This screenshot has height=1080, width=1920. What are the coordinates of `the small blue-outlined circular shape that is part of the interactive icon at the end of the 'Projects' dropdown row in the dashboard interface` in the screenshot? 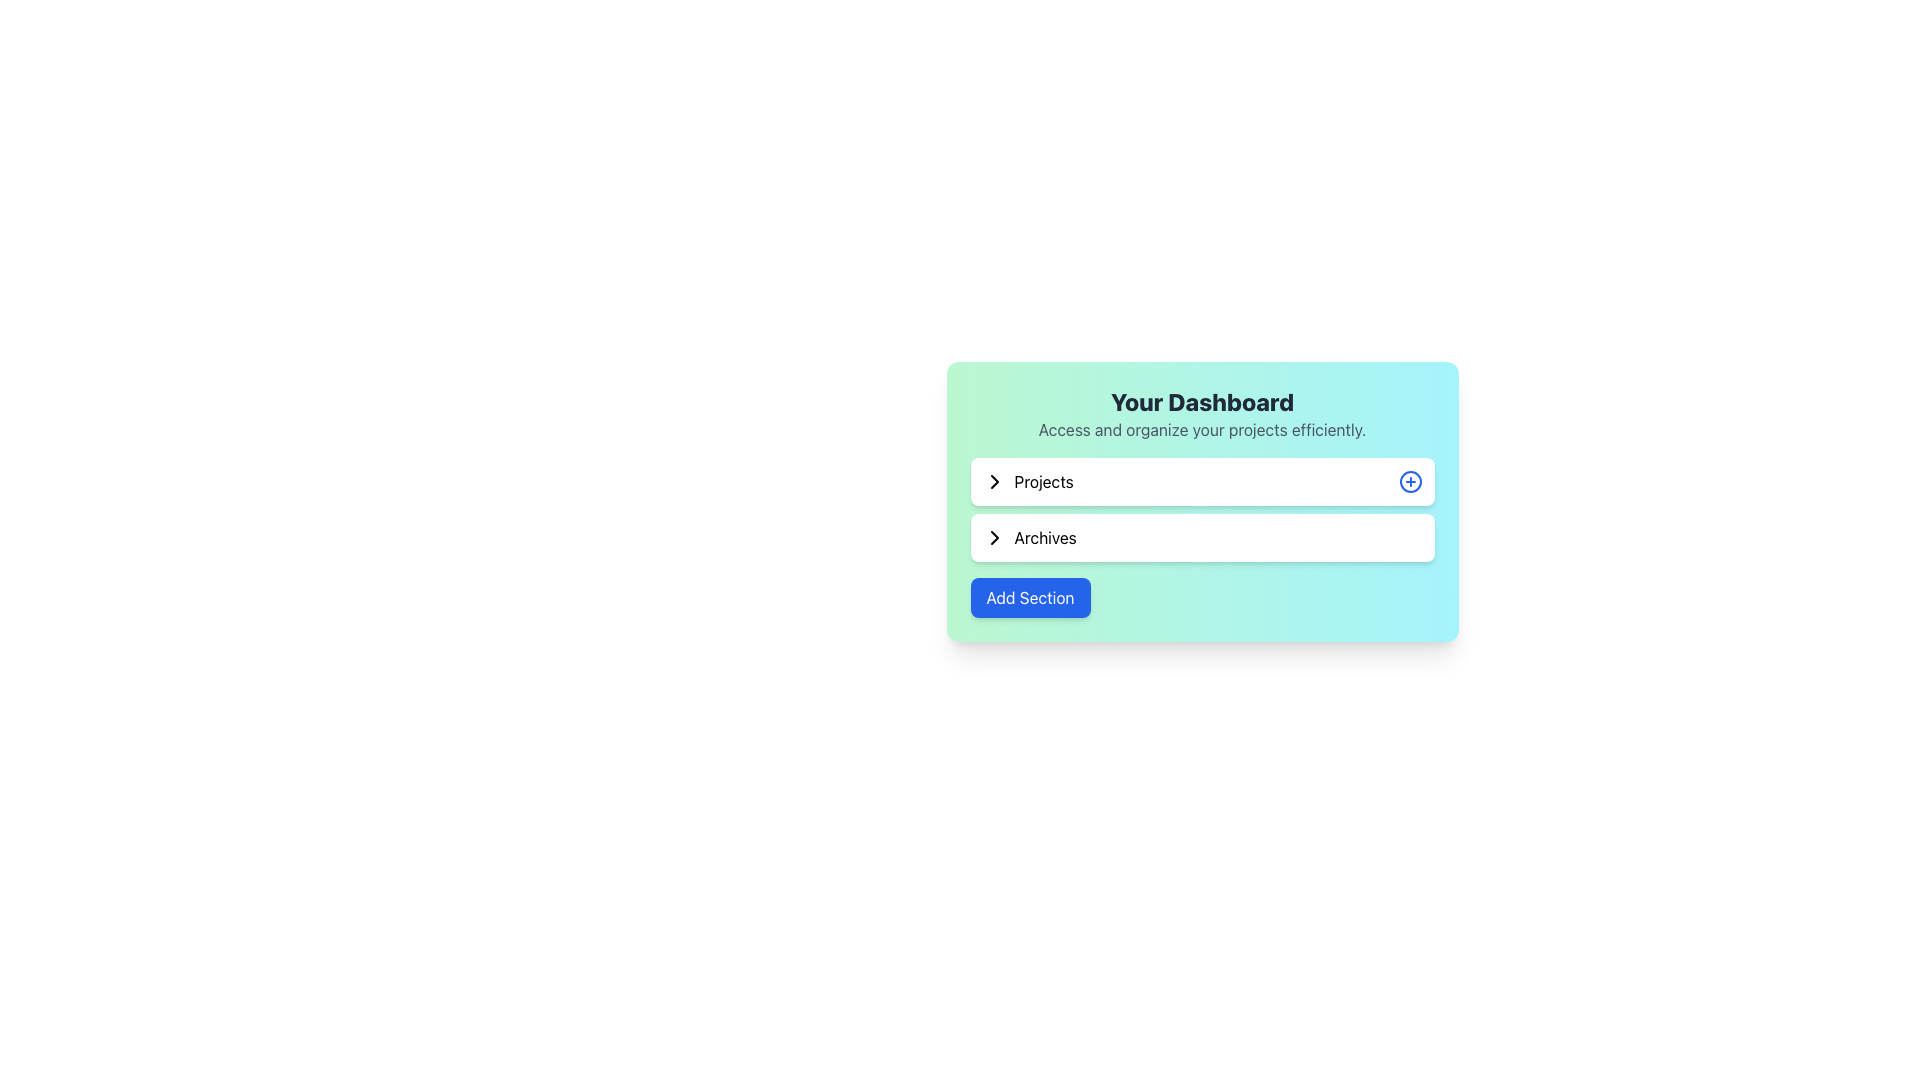 It's located at (1409, 482).